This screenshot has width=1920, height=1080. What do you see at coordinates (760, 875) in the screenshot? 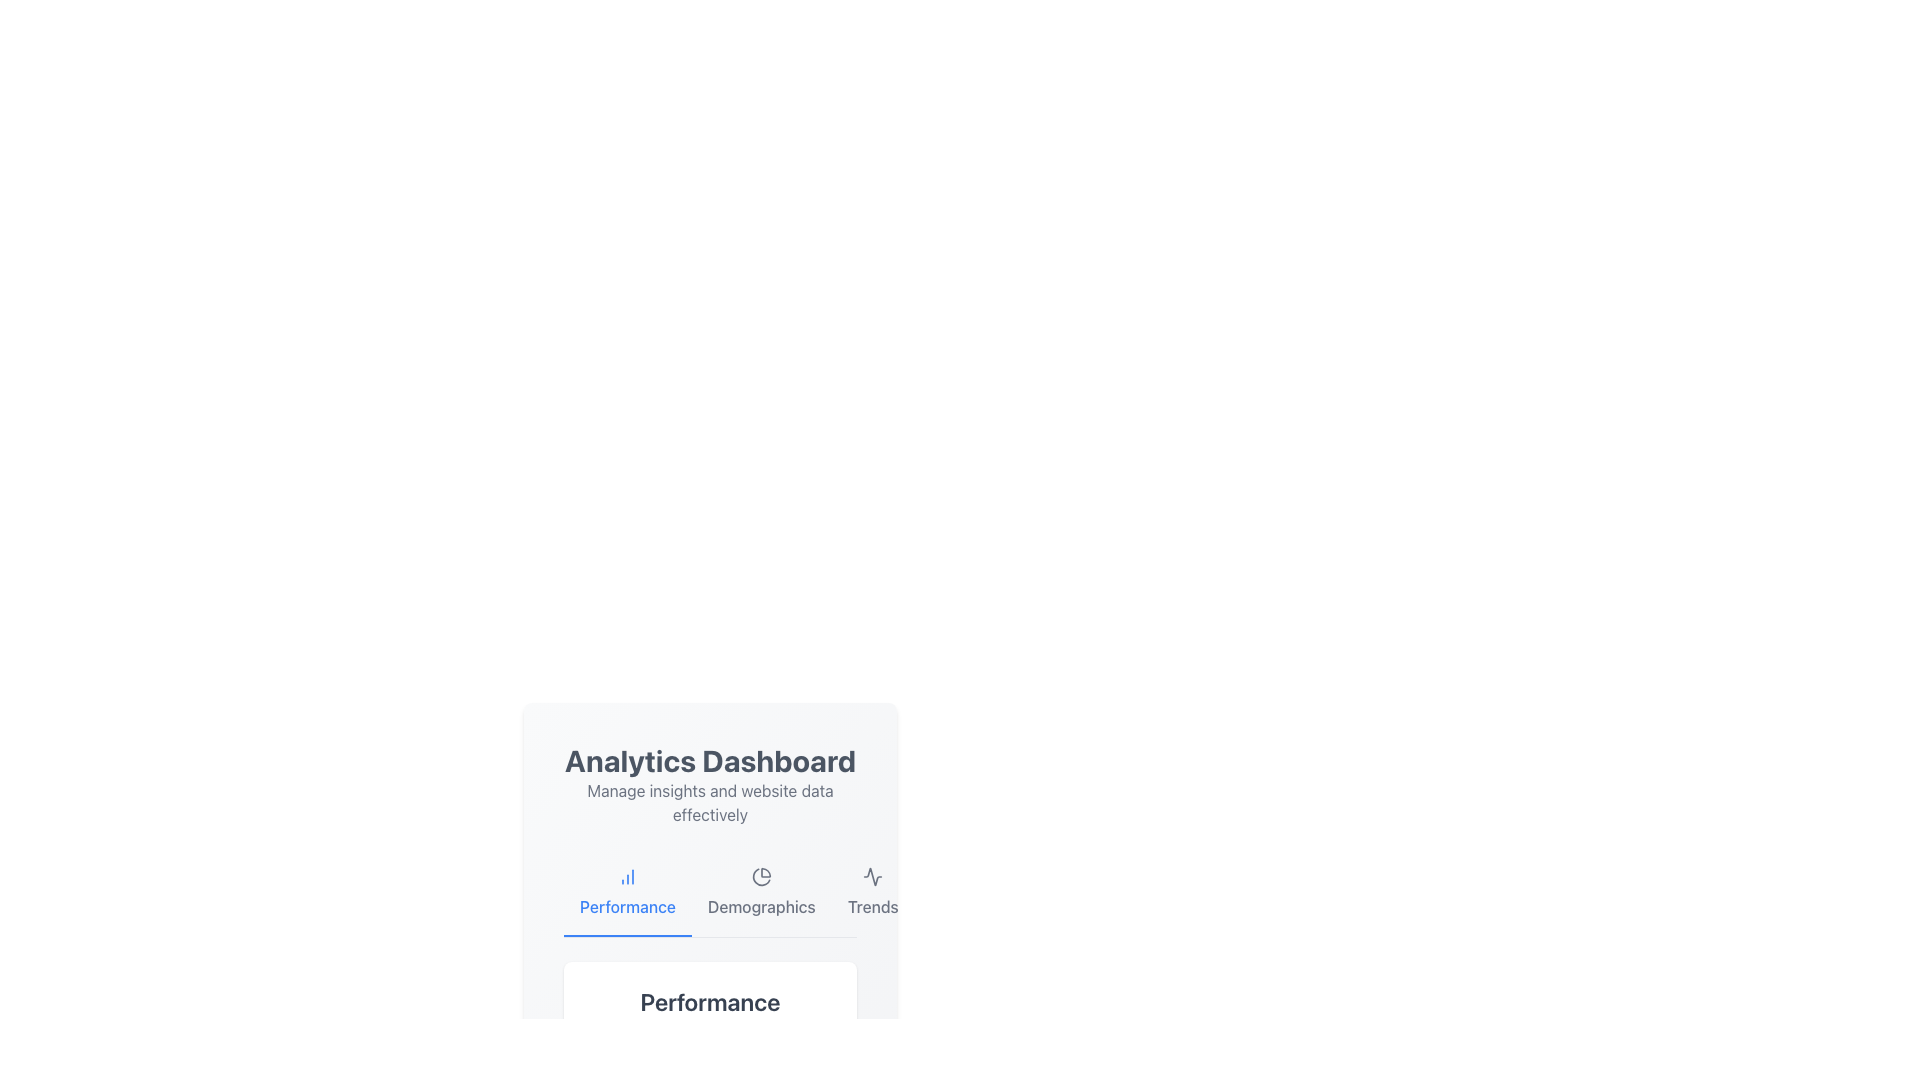
I see `the pie chart icon in the 'Demographics' section of the navigation bar` at bounding box center [760, 875].